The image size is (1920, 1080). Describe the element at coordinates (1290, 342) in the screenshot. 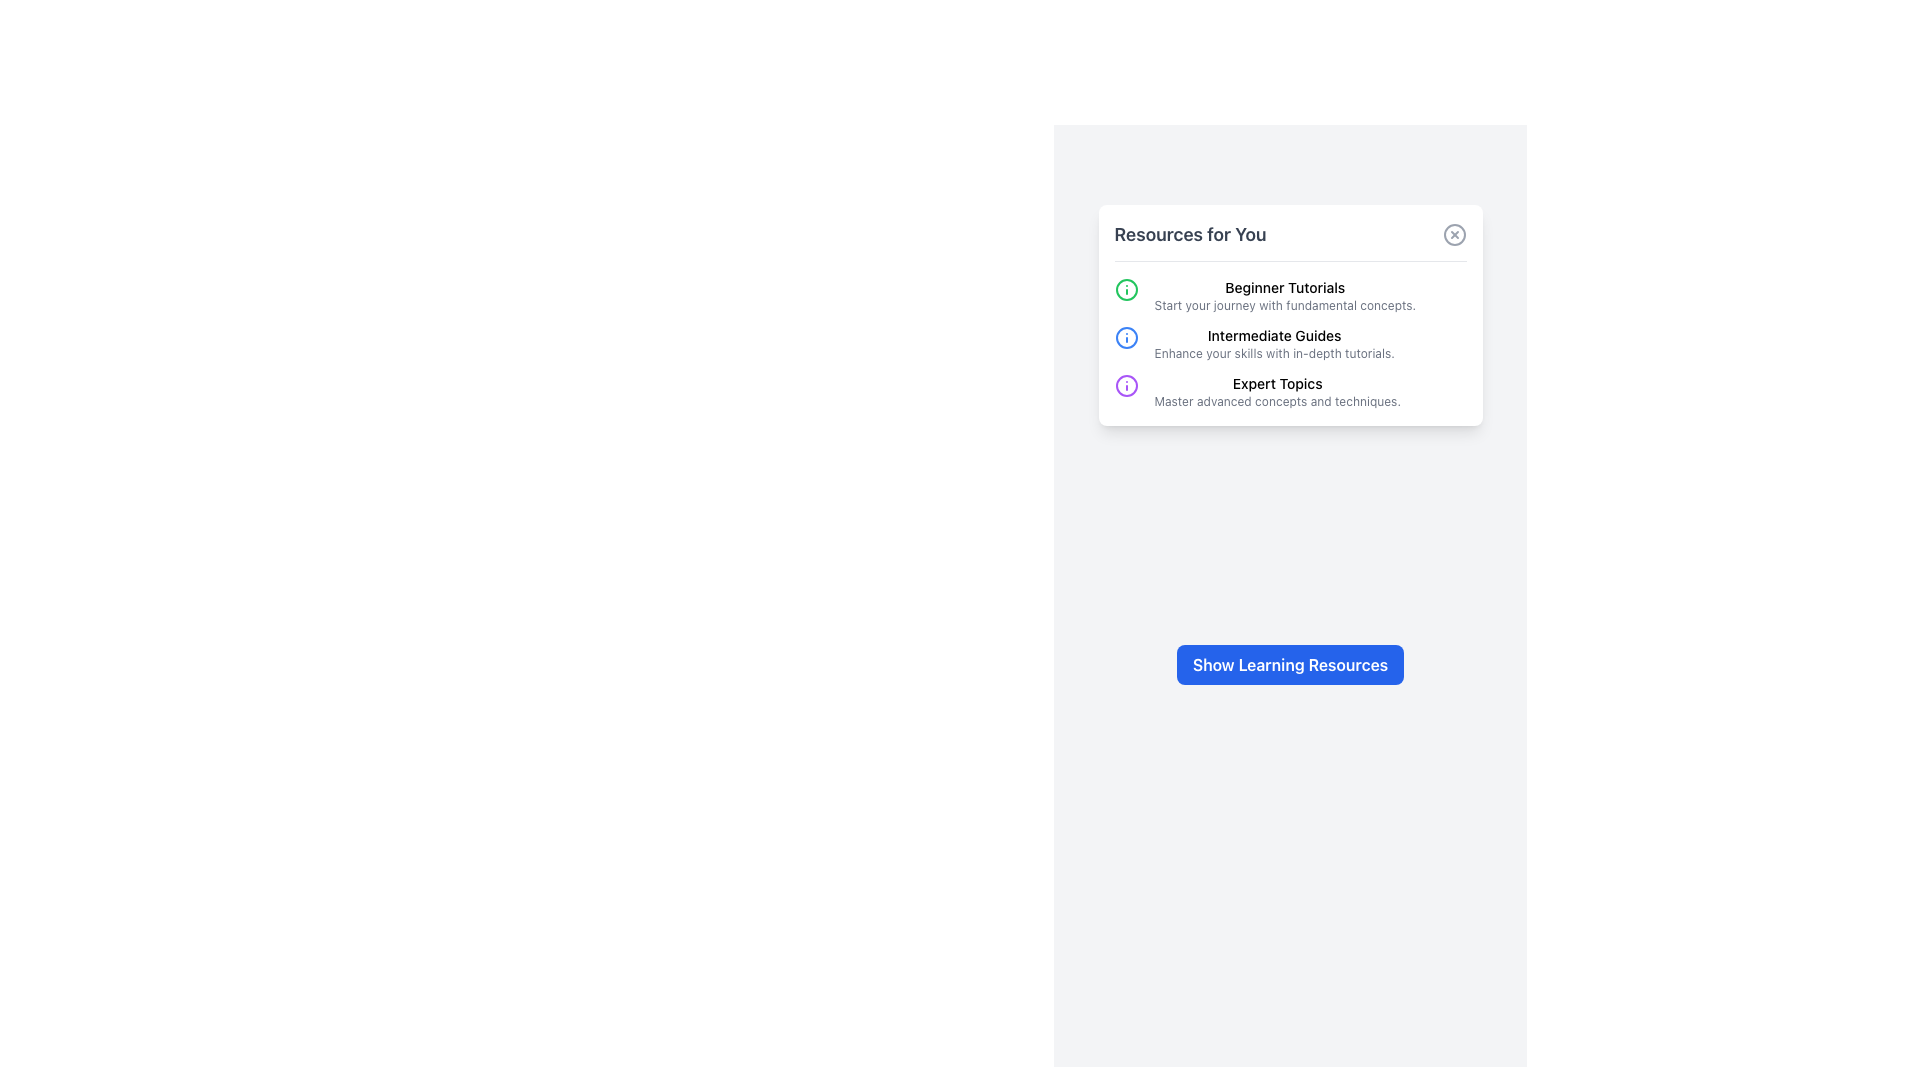

I see `descriptive subtexts of the grouped informational sections in the white card interface containing 'Beginner Tutorials', 'Intermediate Guides', and 'Expert Topics'` at that location.